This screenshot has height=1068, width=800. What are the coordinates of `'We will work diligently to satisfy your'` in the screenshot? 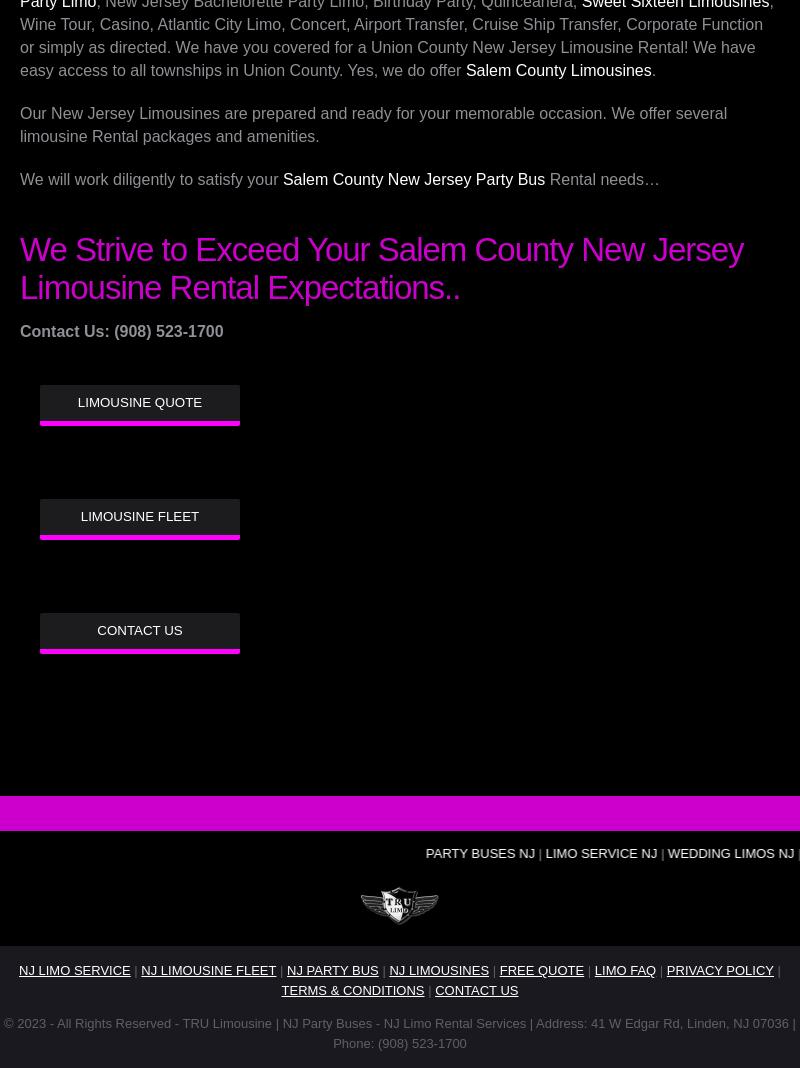 It's located at (151, 179).